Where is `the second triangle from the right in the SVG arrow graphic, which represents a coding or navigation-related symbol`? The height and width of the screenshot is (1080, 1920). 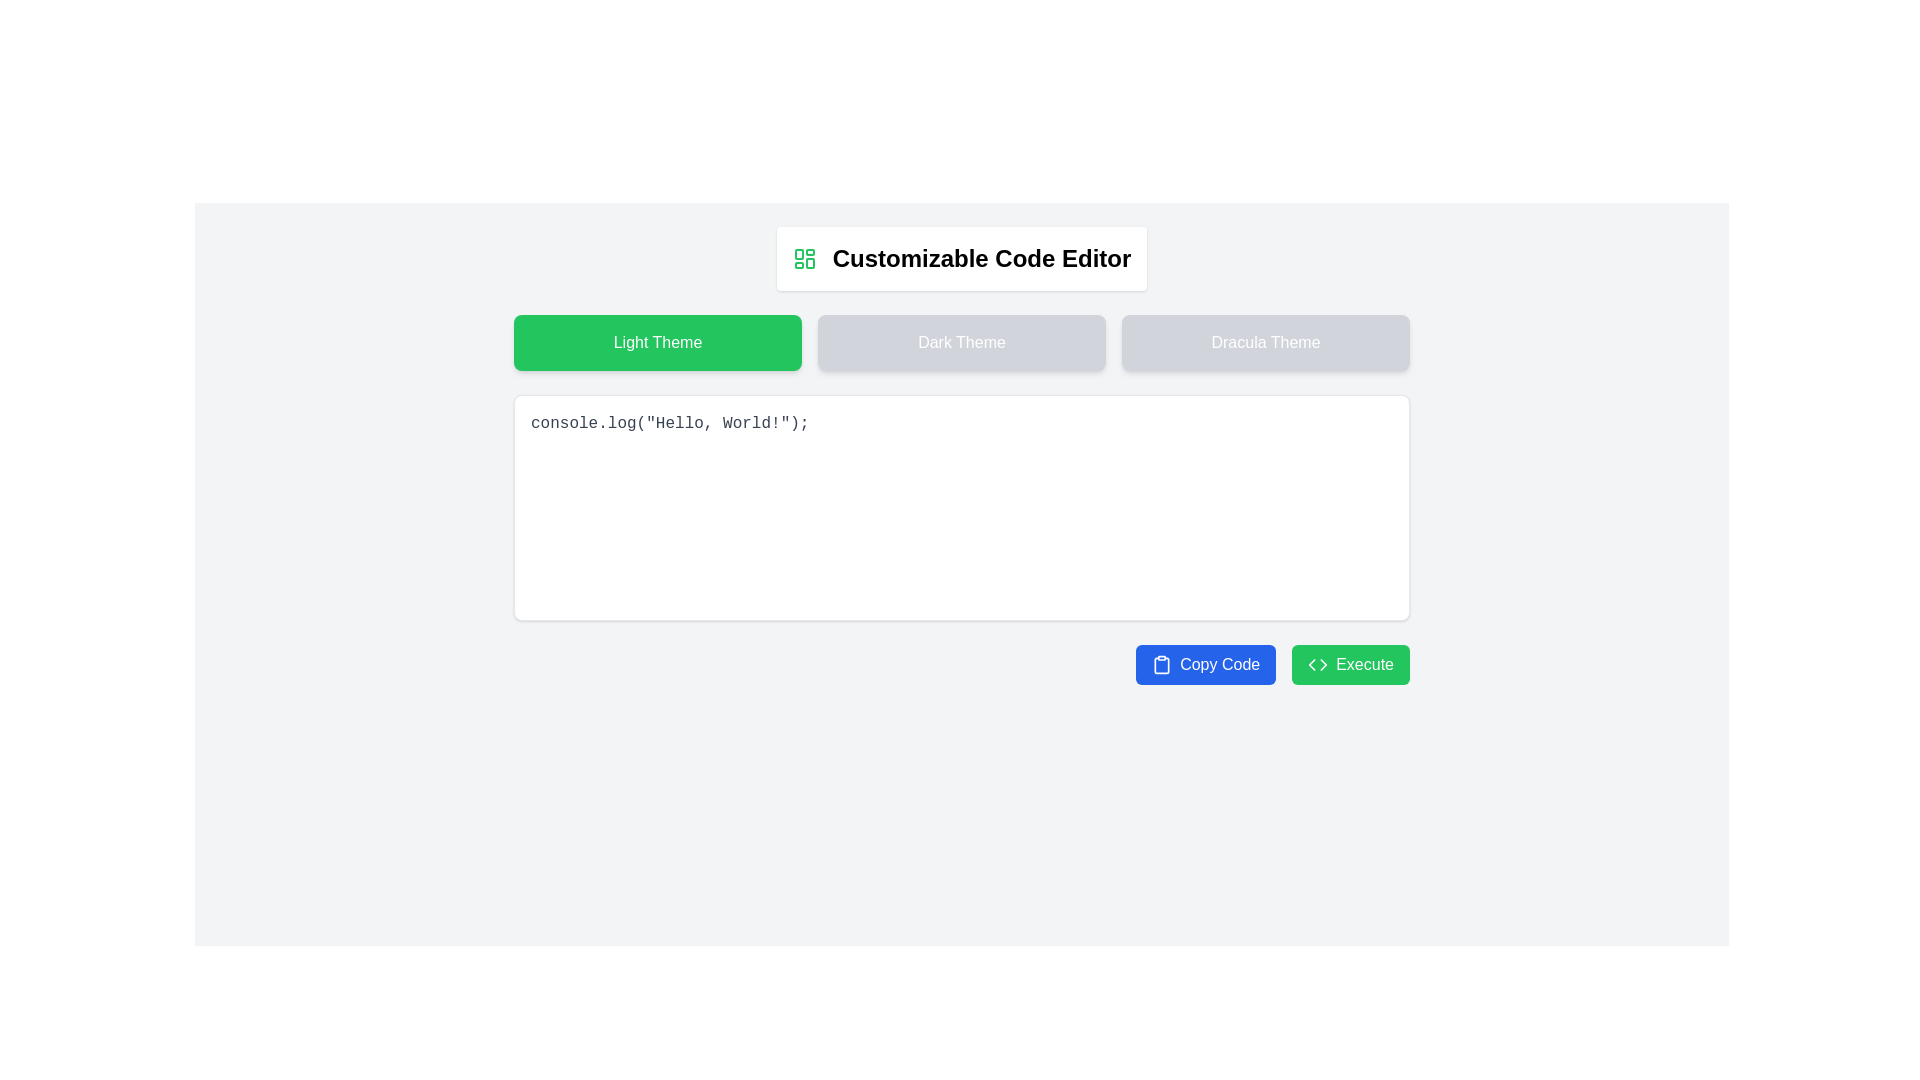
the second triangle from the right in the SVG arrow graphic, which represents a coding or navigation-related symbol is located at coordinates (1324, 664).